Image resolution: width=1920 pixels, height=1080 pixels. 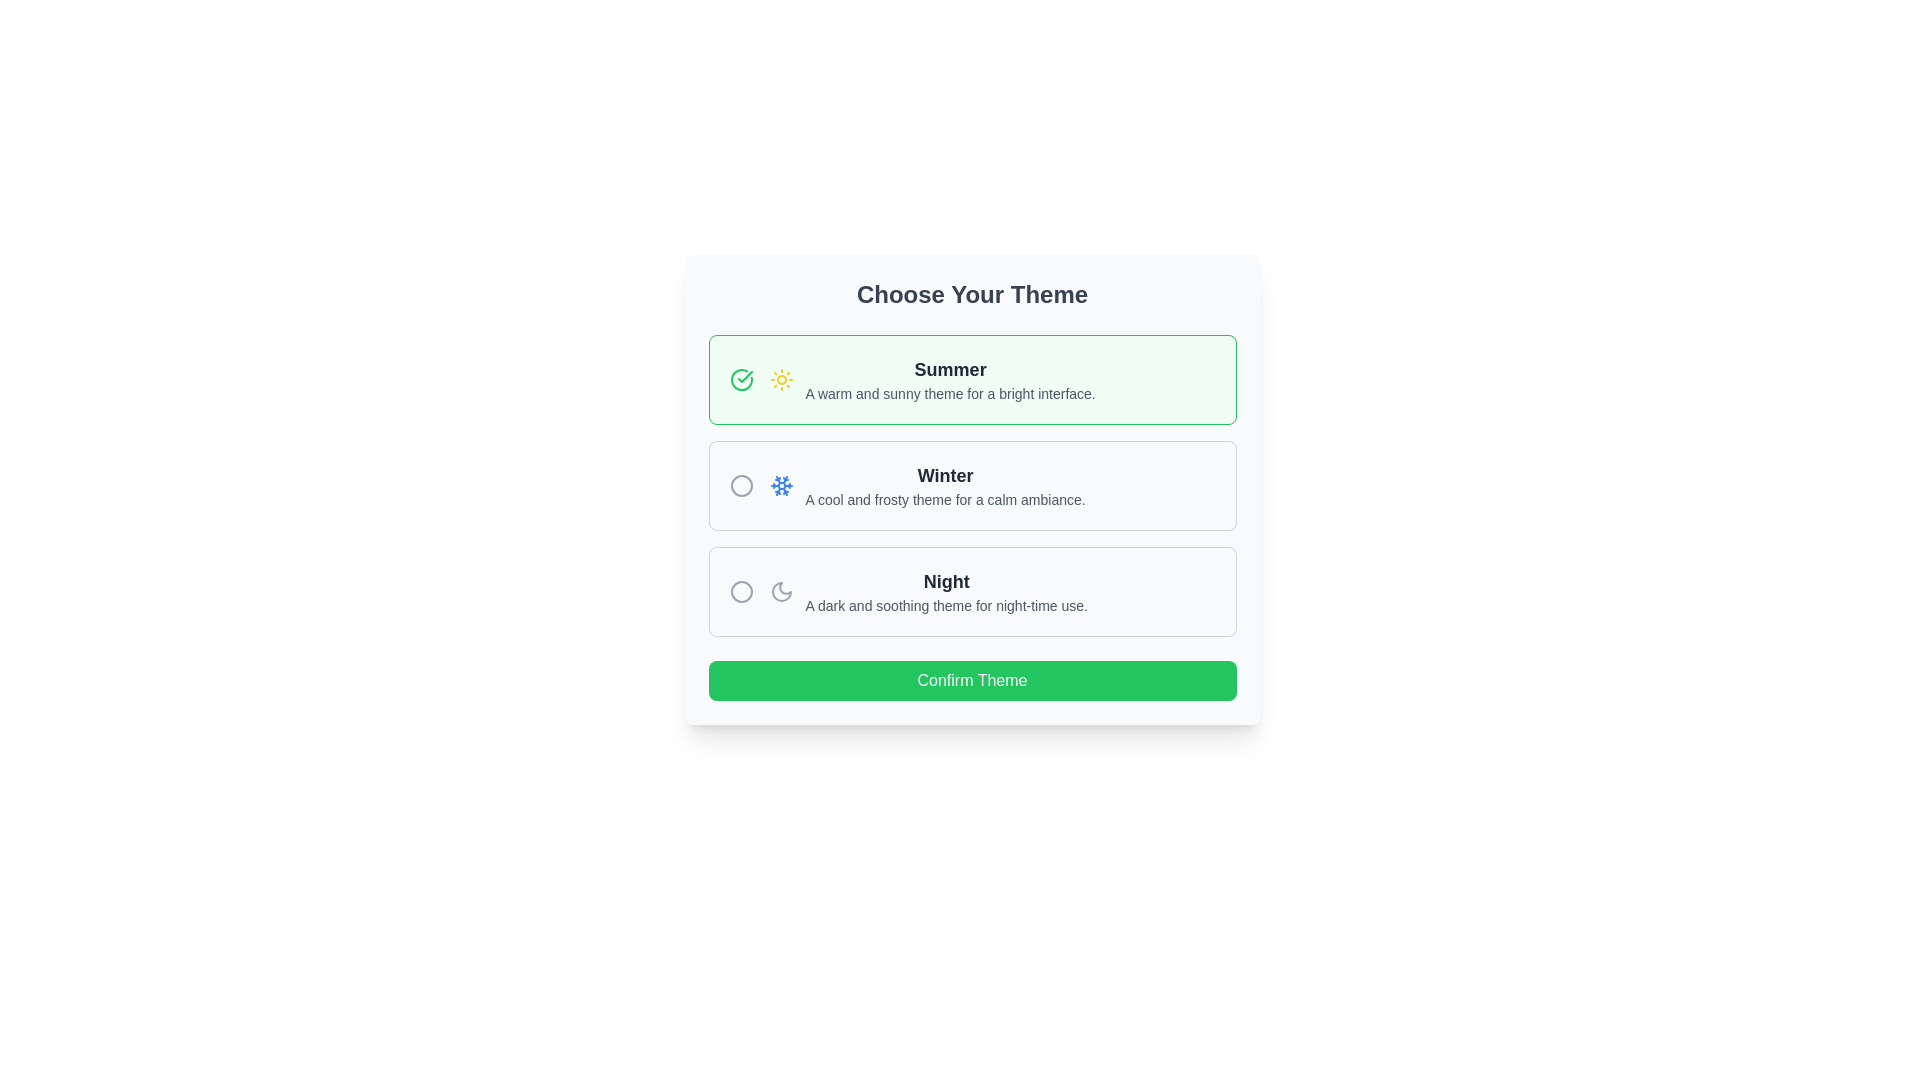 What do you see at coordinates (944, 499) in the screenshot?
I see `text description located directly below the 'Winter' title in the thematic box, which provides additional information about the 'Winter' theme` at bounding box center [944, 499].